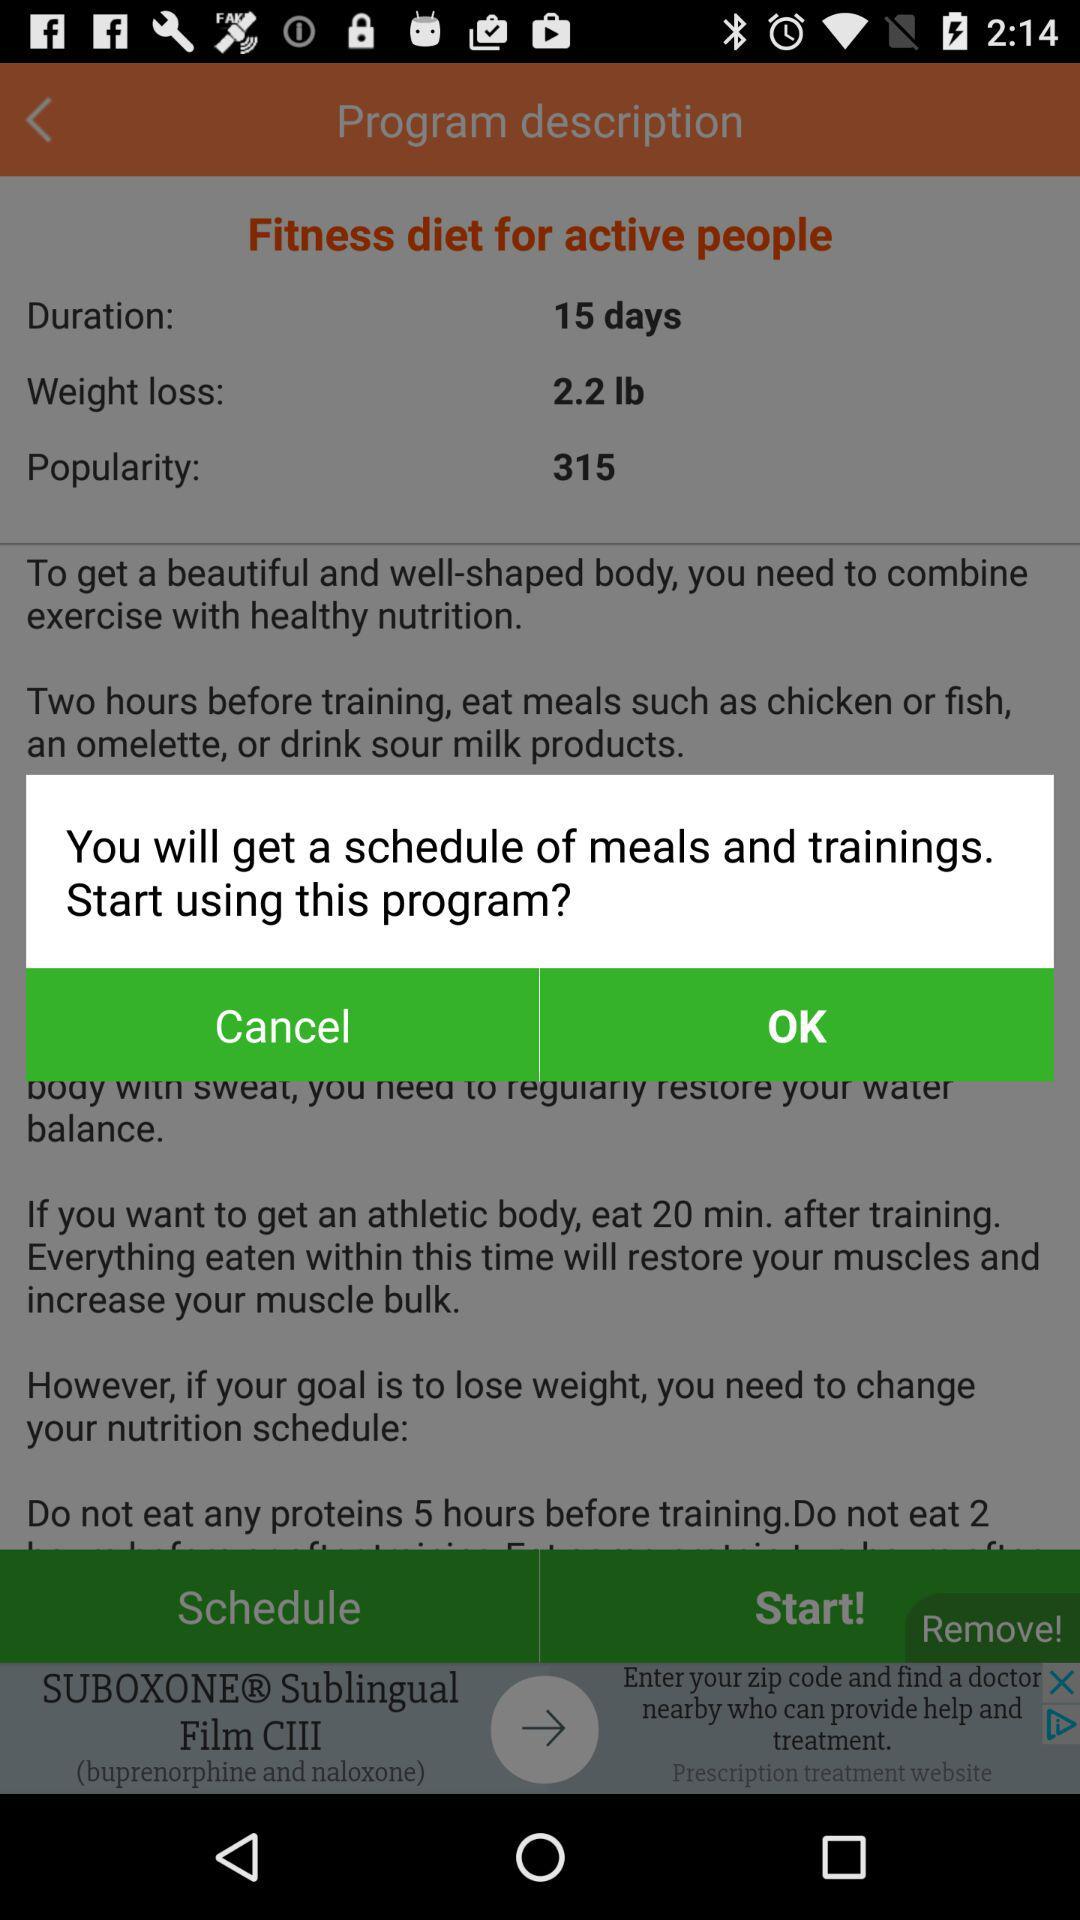  Describe the element at coordinates (282, 1024) in the screenshot. I see `the cancel button` at that location.